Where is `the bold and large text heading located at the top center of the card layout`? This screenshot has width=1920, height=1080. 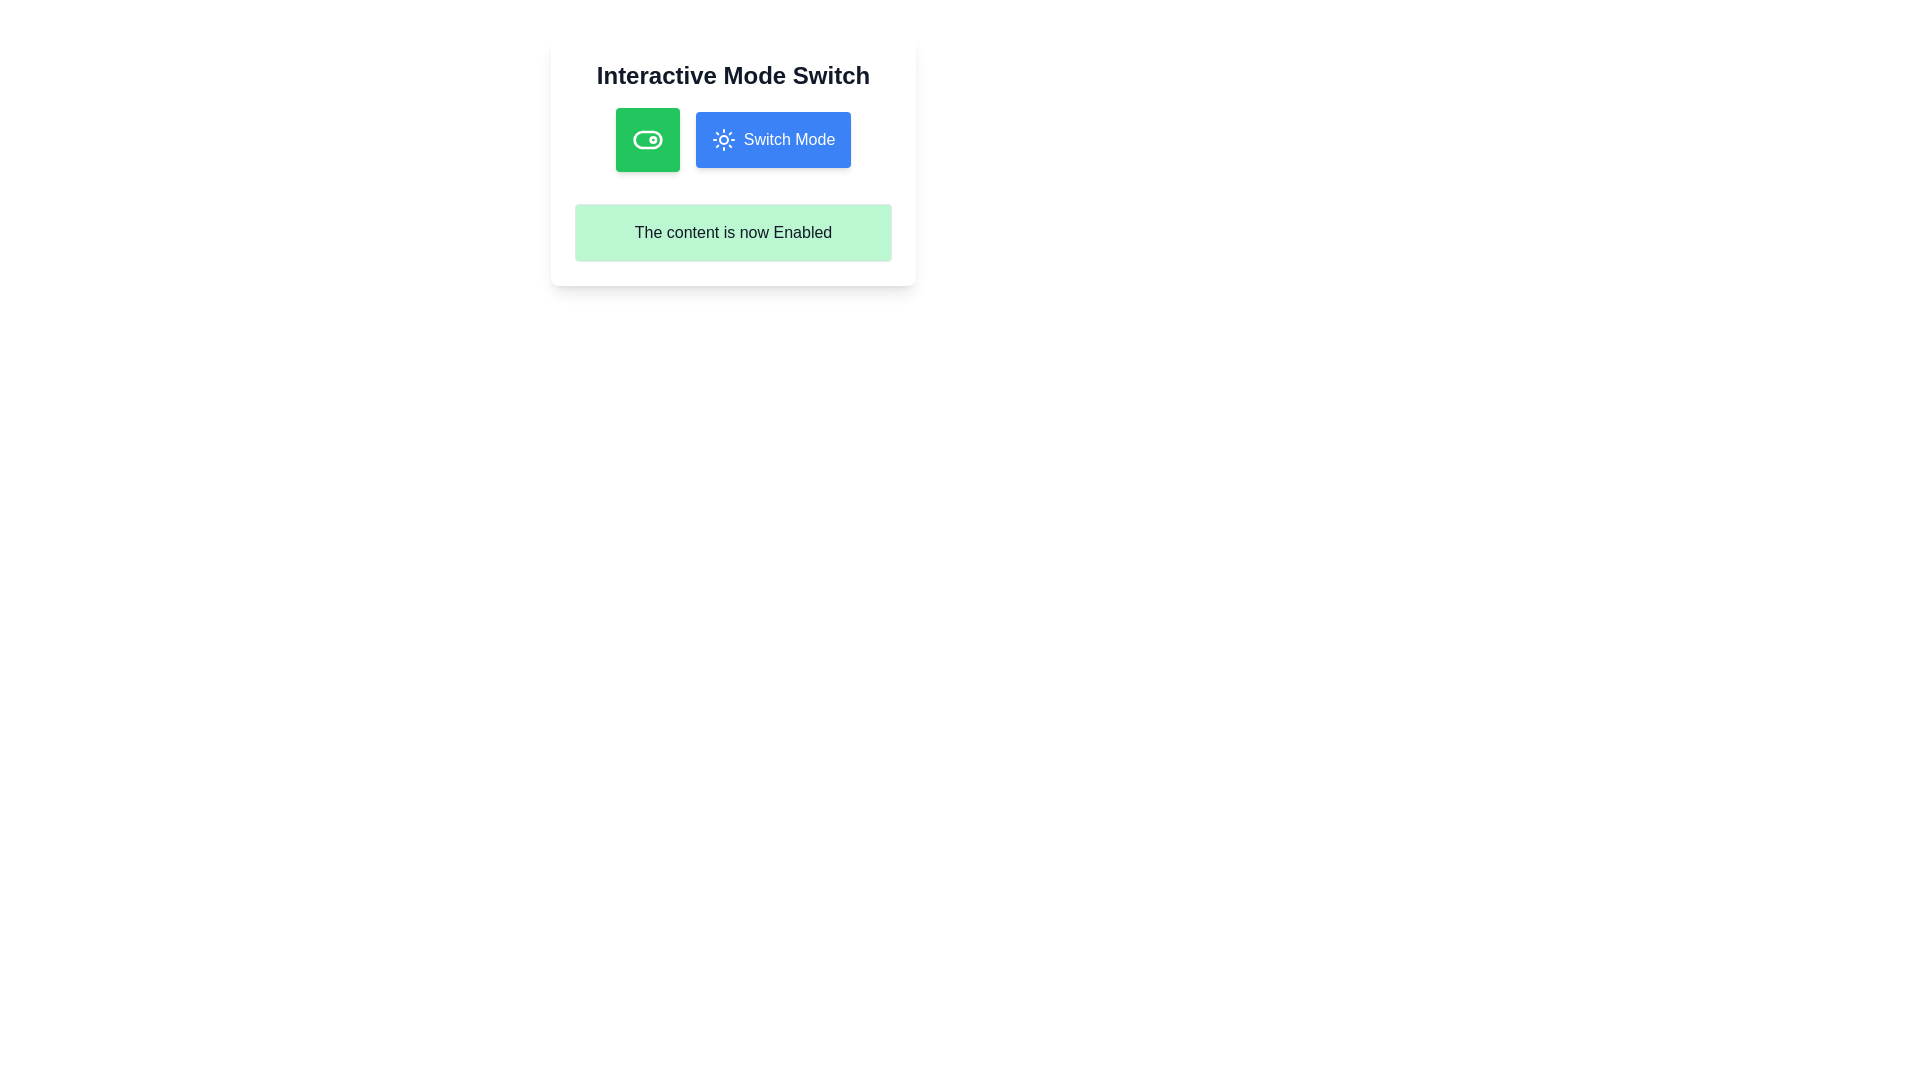 the bold and large text heading located at the top center of the card layout is located at coordinates (732, 75).